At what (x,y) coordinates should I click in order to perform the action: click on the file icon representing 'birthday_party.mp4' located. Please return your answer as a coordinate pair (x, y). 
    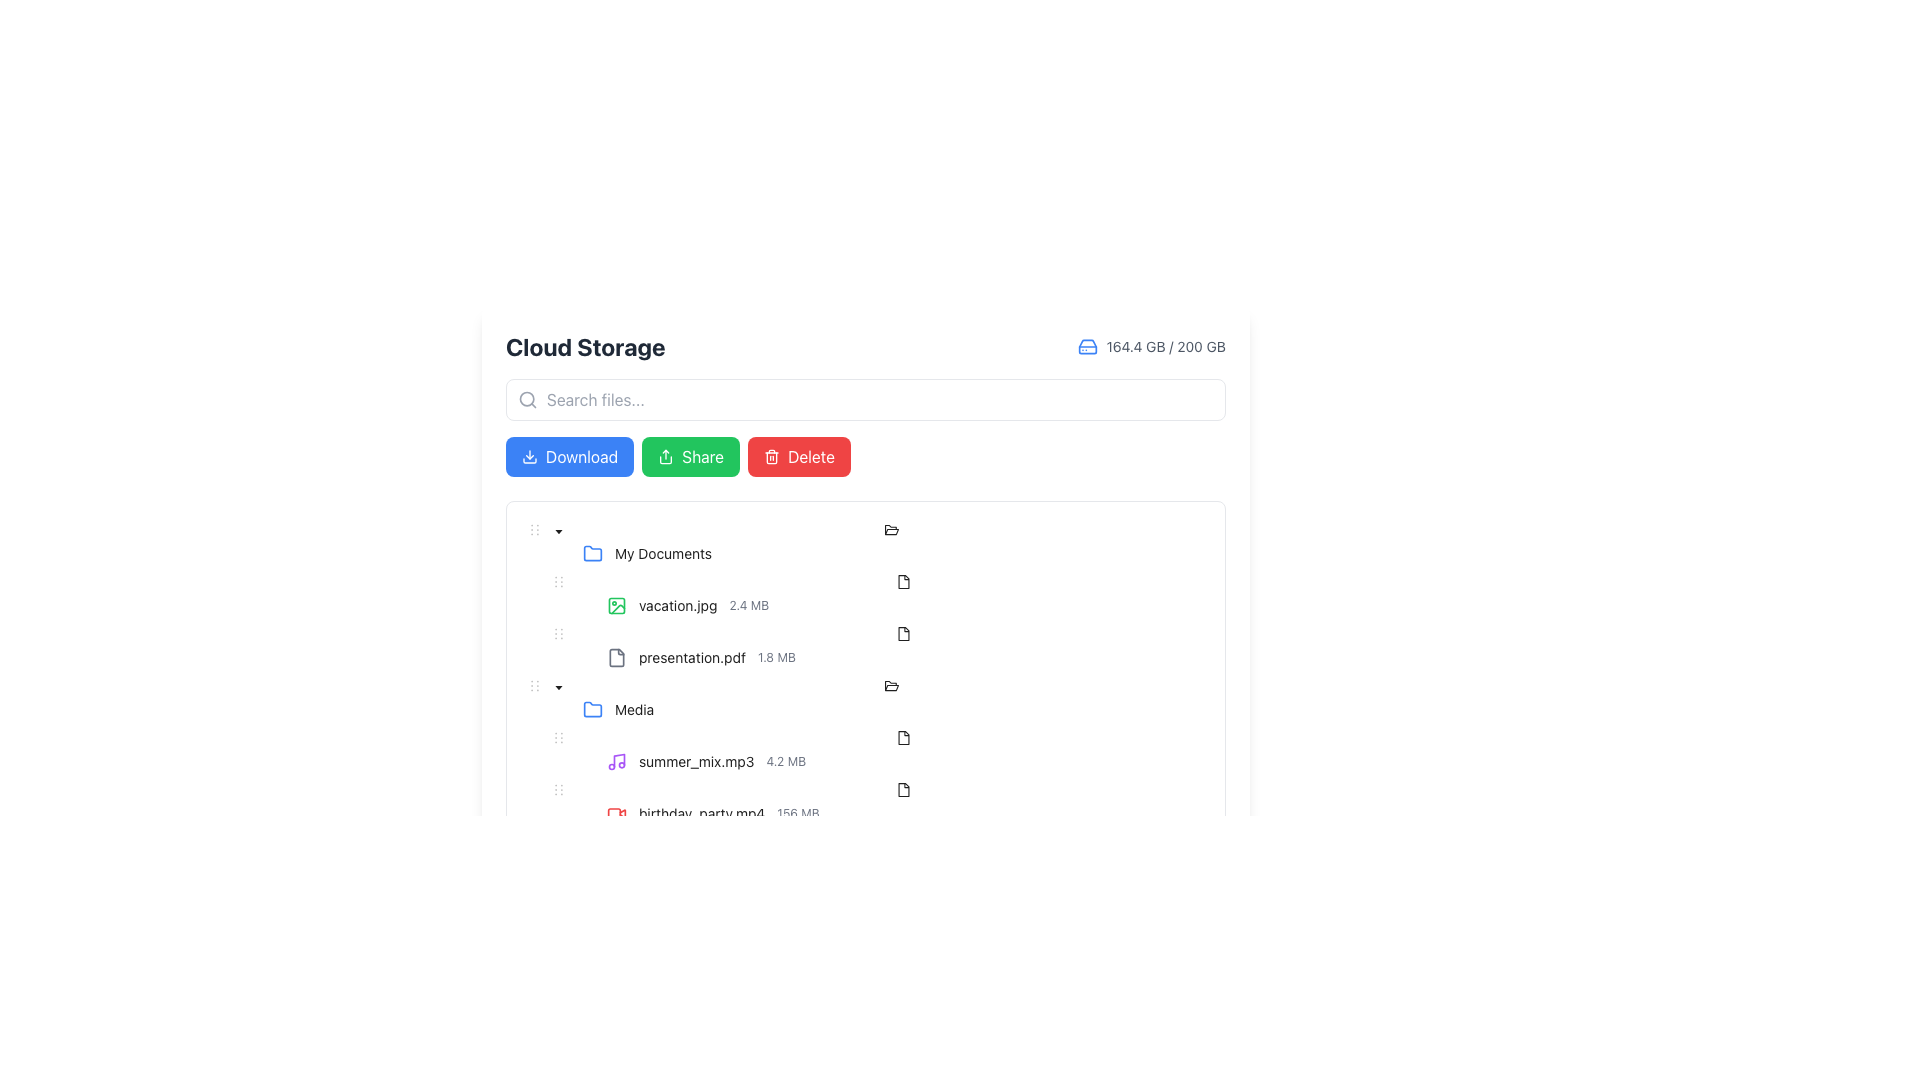
    Looking at the image, I should click on (902, 788).